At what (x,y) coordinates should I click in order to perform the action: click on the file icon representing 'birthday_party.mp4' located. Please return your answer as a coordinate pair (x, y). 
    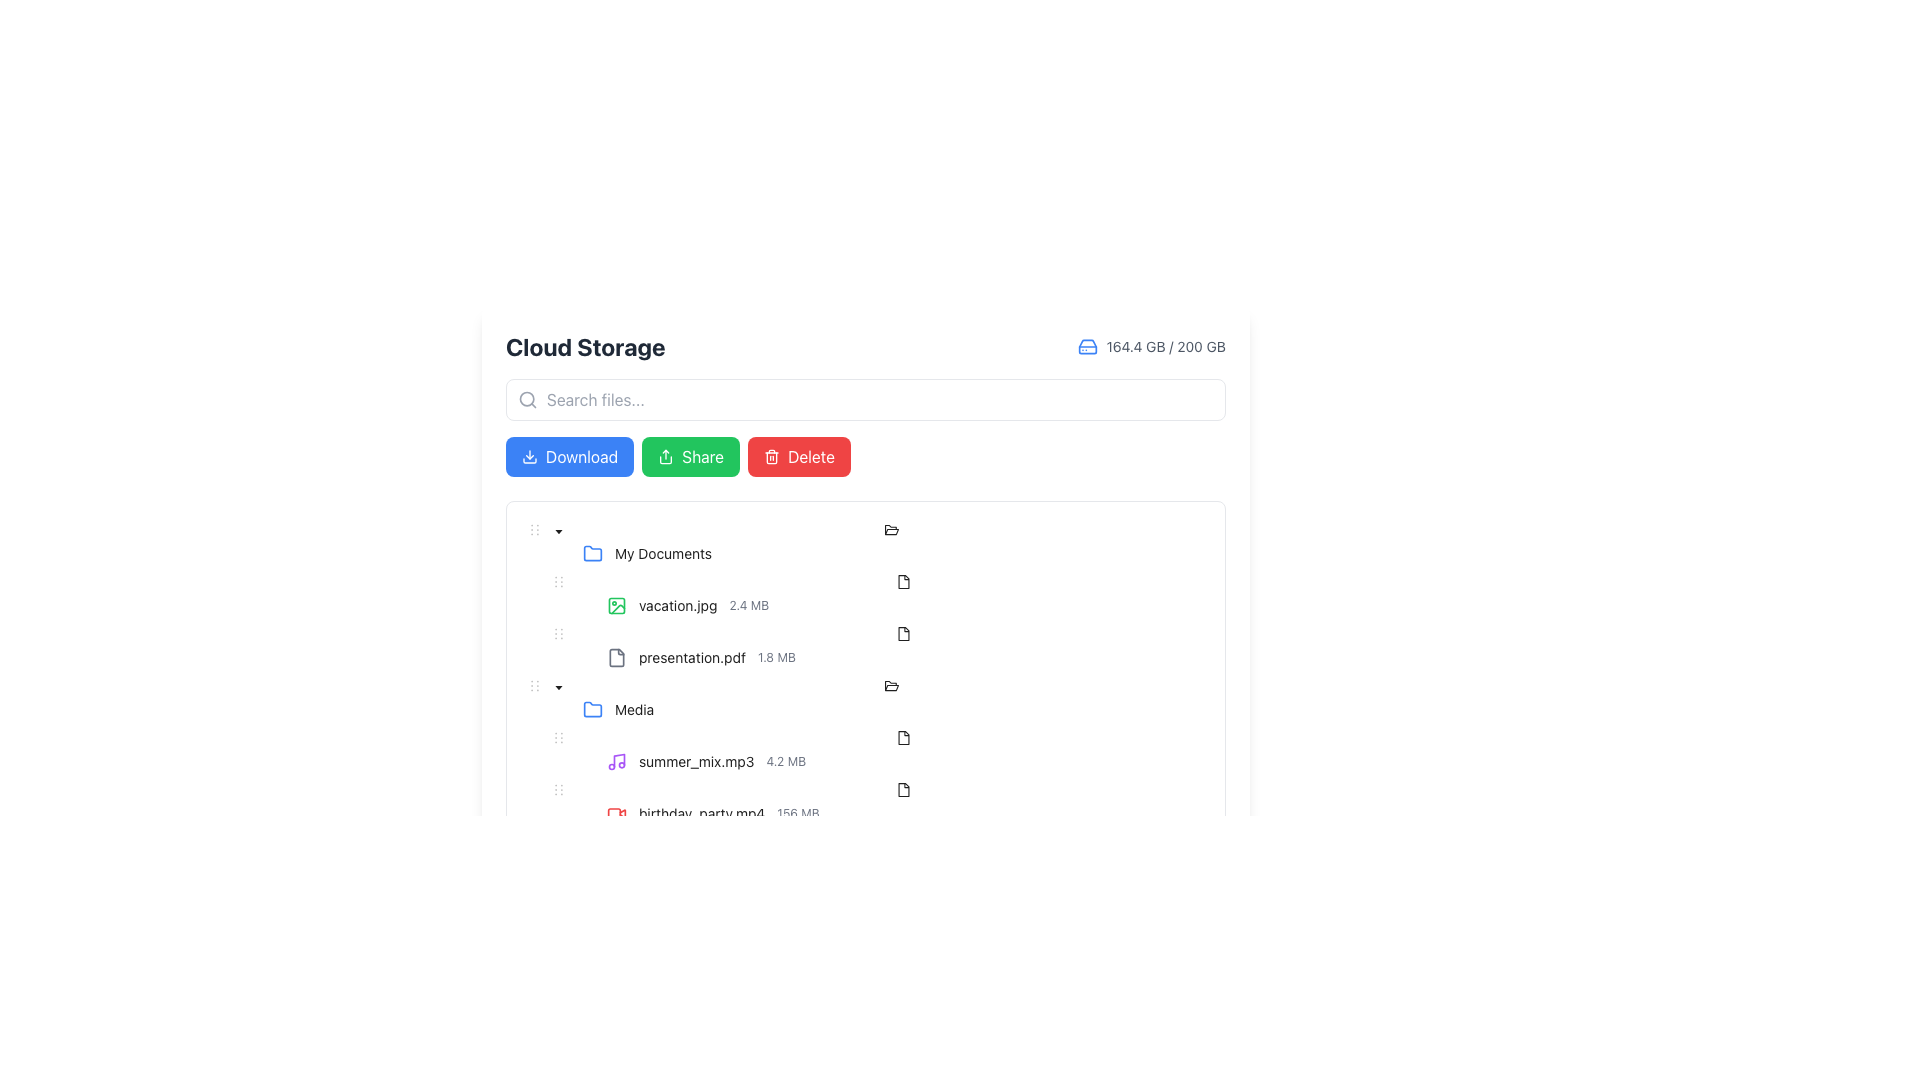
    Looking at the image, I should click on (902, 788).